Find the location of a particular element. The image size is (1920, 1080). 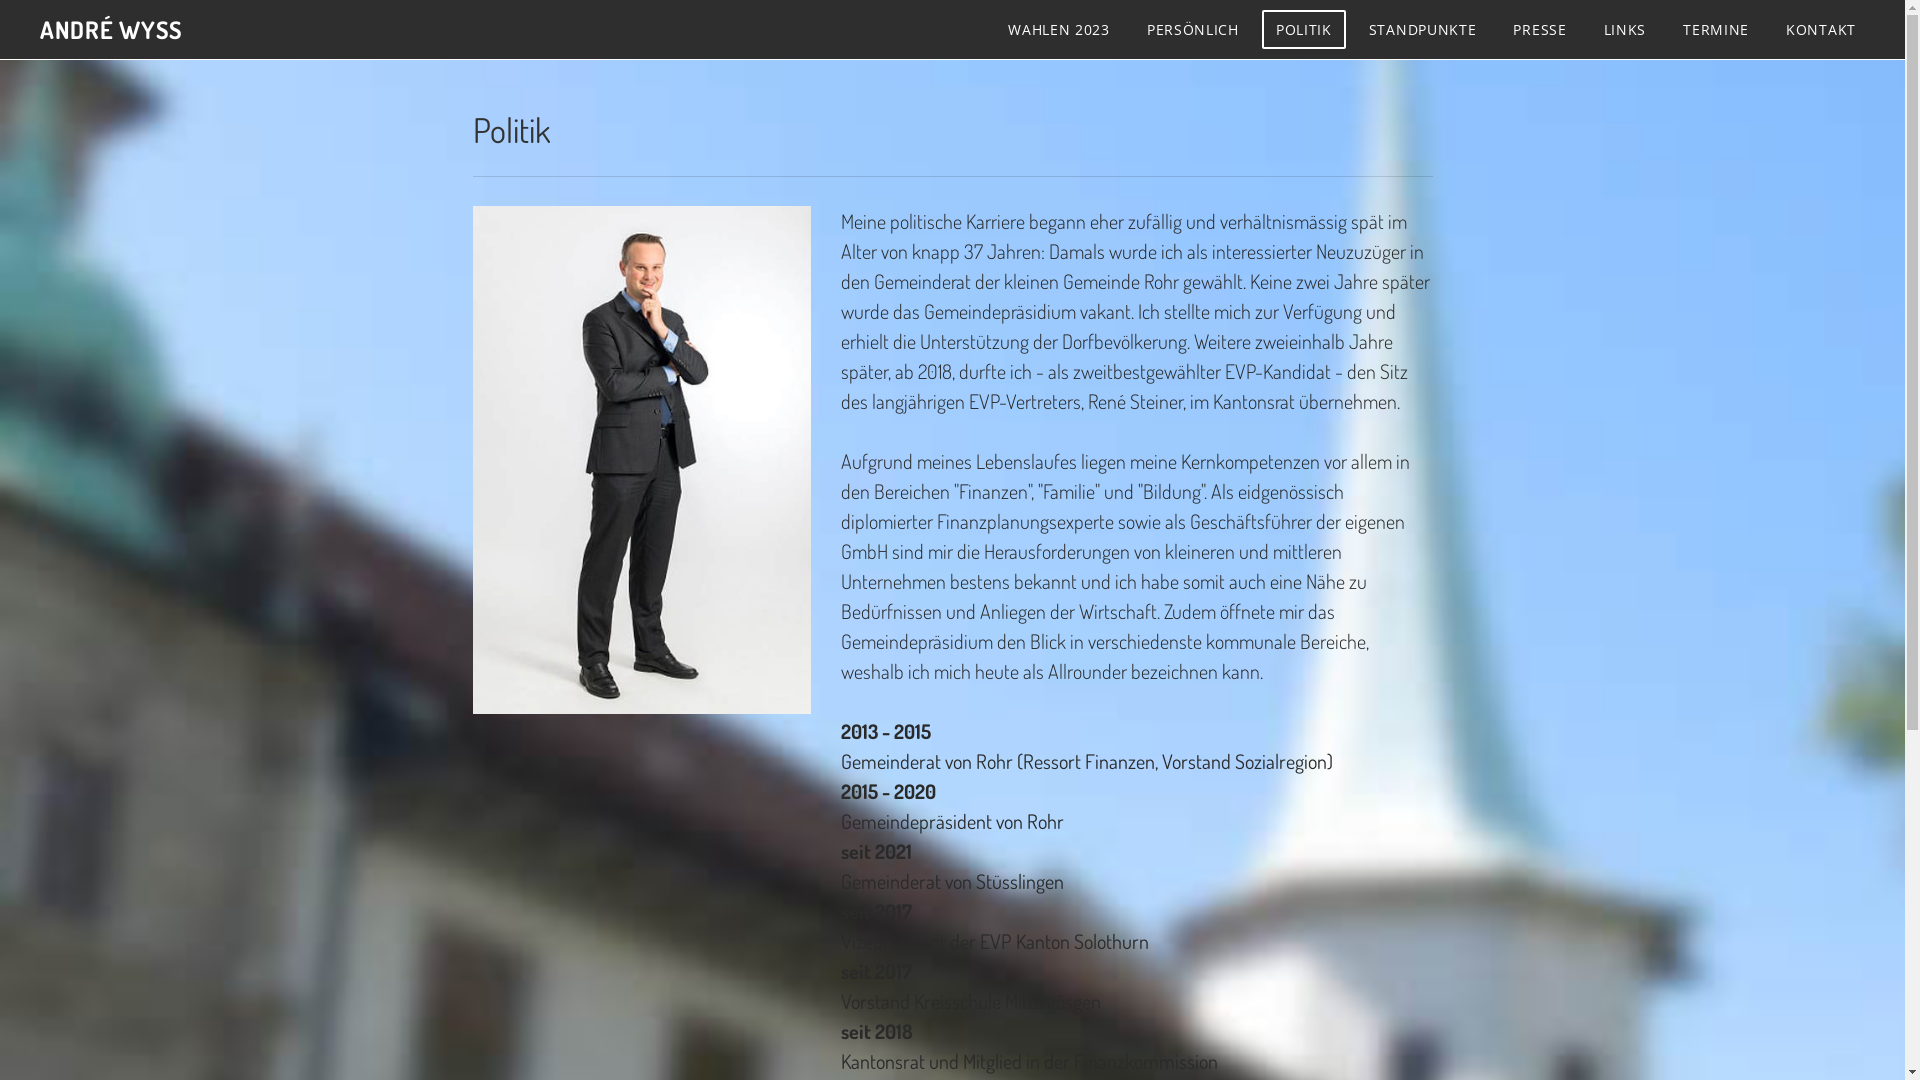

'POLITIK' is located at coordinates (1304, 29).